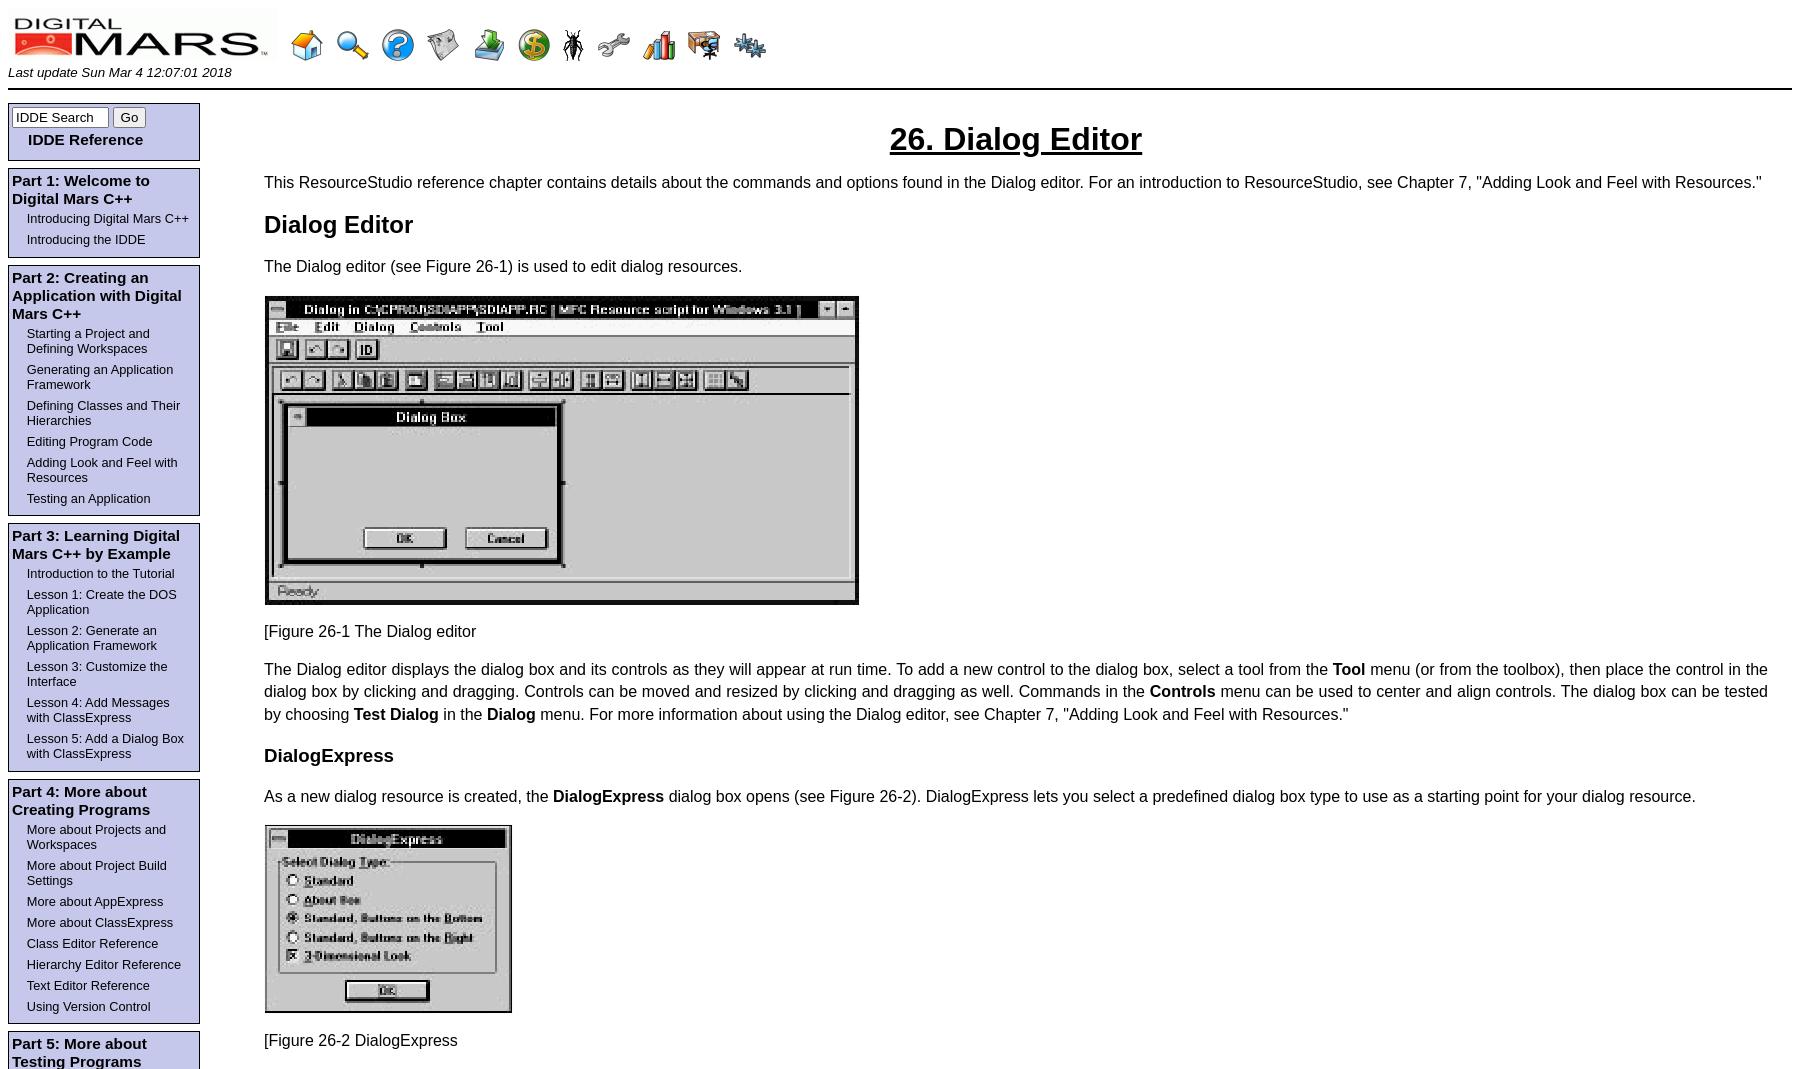  What do you see at coordinates (533, 712) in the screenshot?
I see `'menu. For more information about using the Dialog editor, see 
Chapter 7, "Adding Look and Feel with Resources."'` at bounding box center [533, 712].